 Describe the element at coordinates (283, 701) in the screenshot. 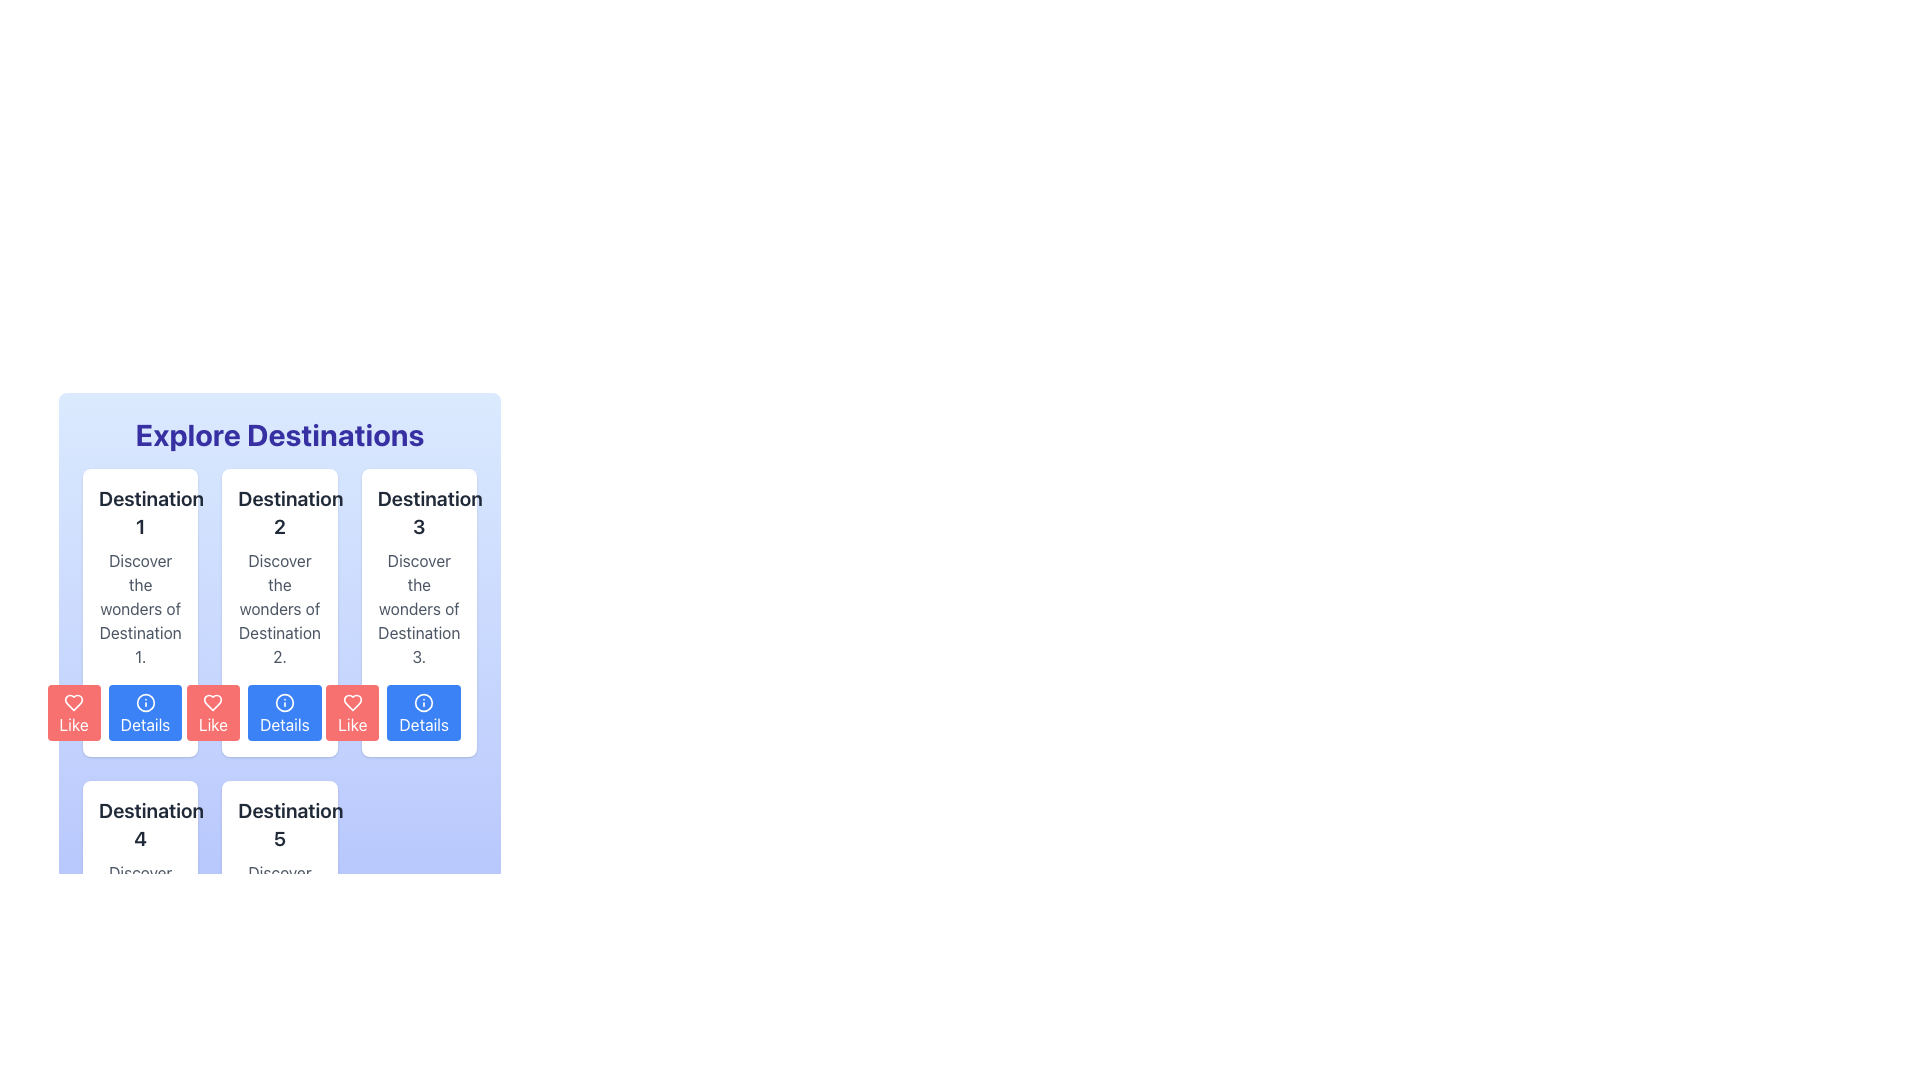

I see `the information action icon located within the 'Details' button of the second column for 'Destination 2', positioned in the lower blue section of the card layout` at that location.